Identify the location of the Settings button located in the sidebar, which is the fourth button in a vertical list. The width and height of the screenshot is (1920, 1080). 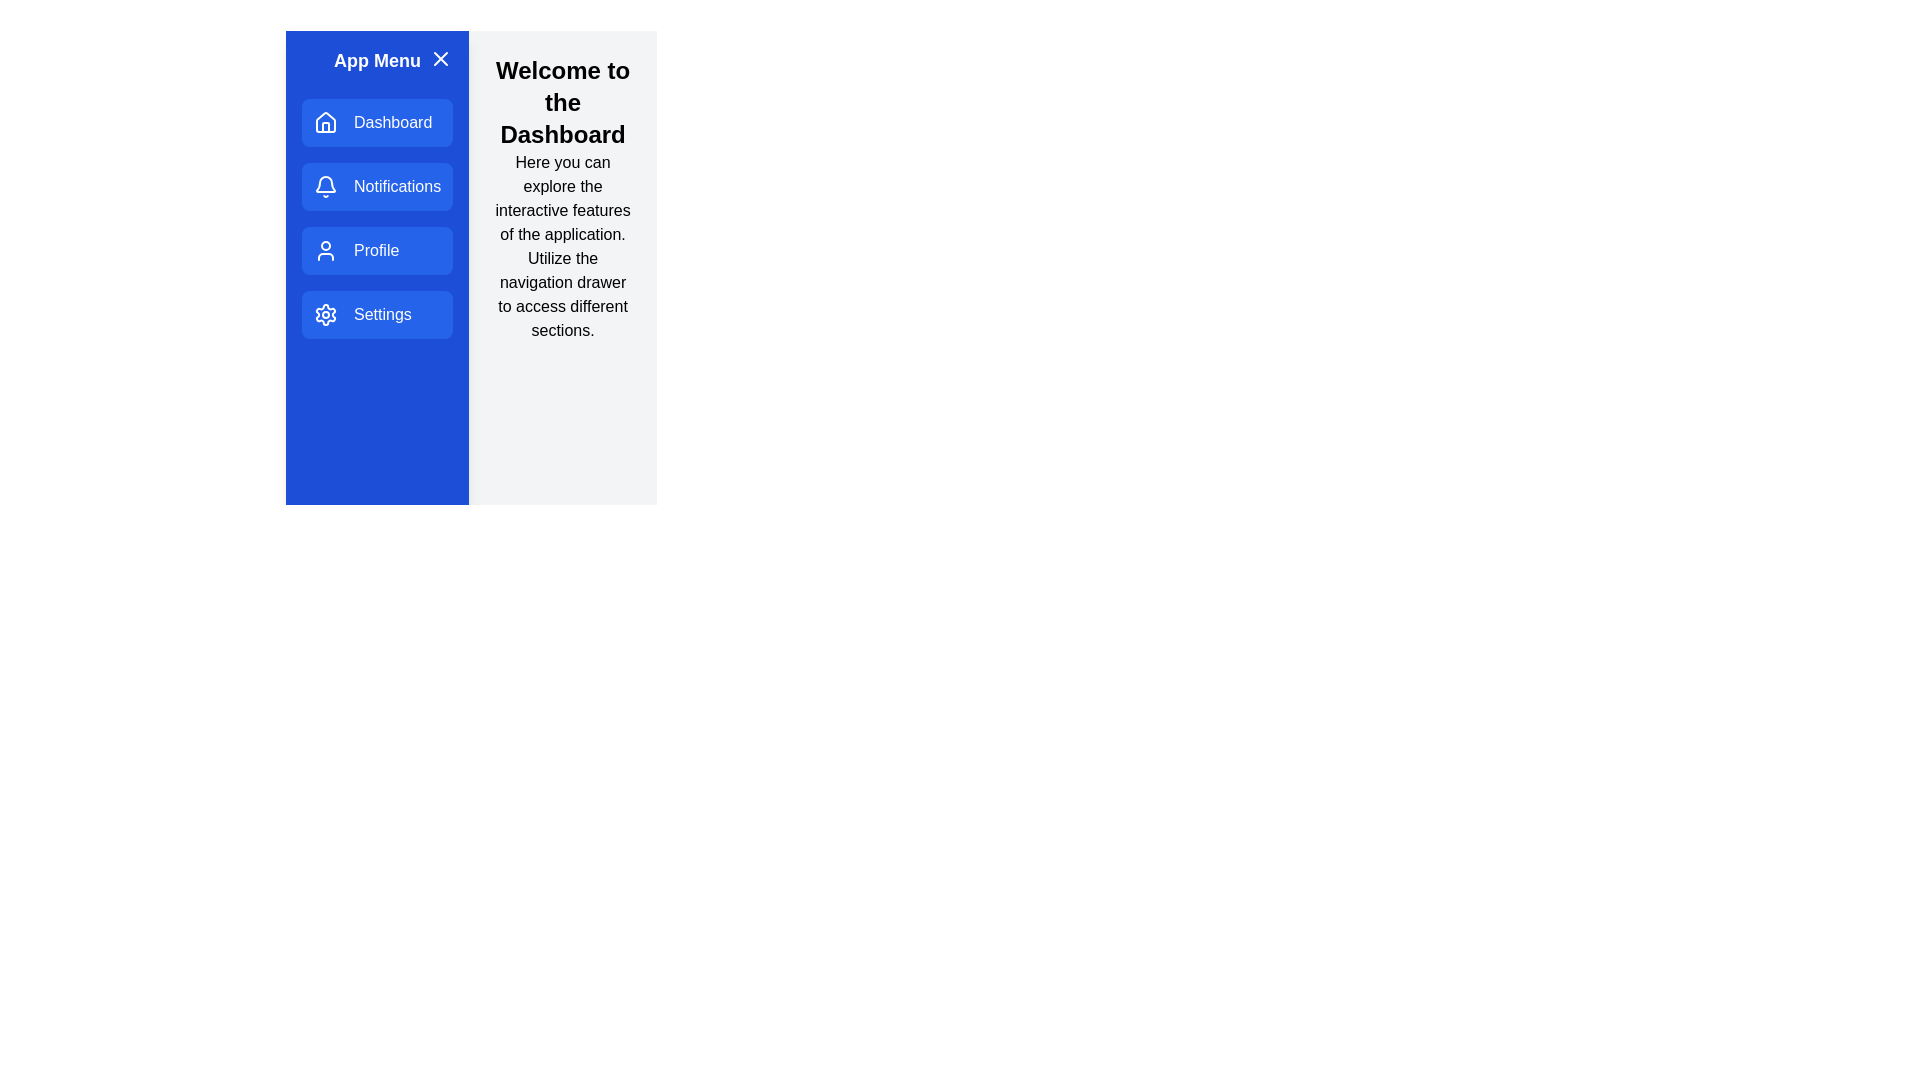
(377, 315).